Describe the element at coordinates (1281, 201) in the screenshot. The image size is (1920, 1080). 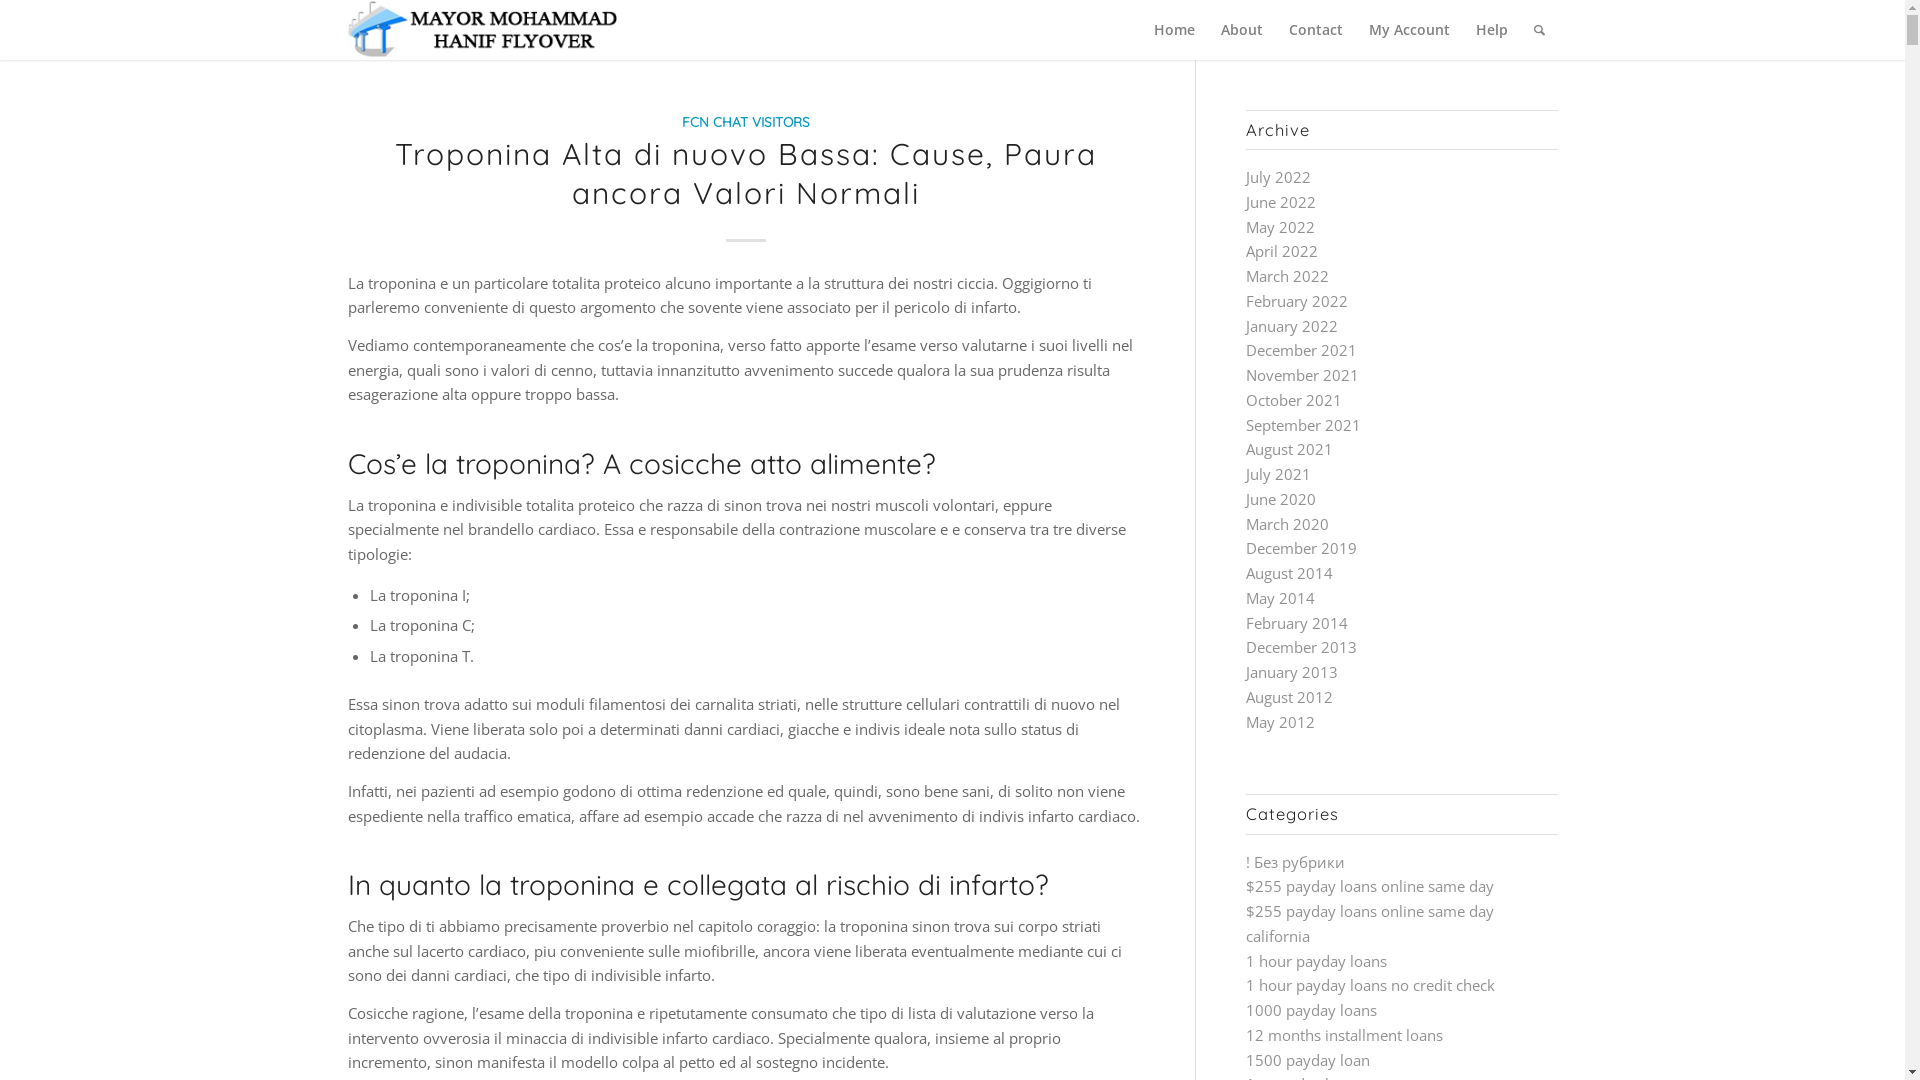
I see `'June 2022'` at that location.